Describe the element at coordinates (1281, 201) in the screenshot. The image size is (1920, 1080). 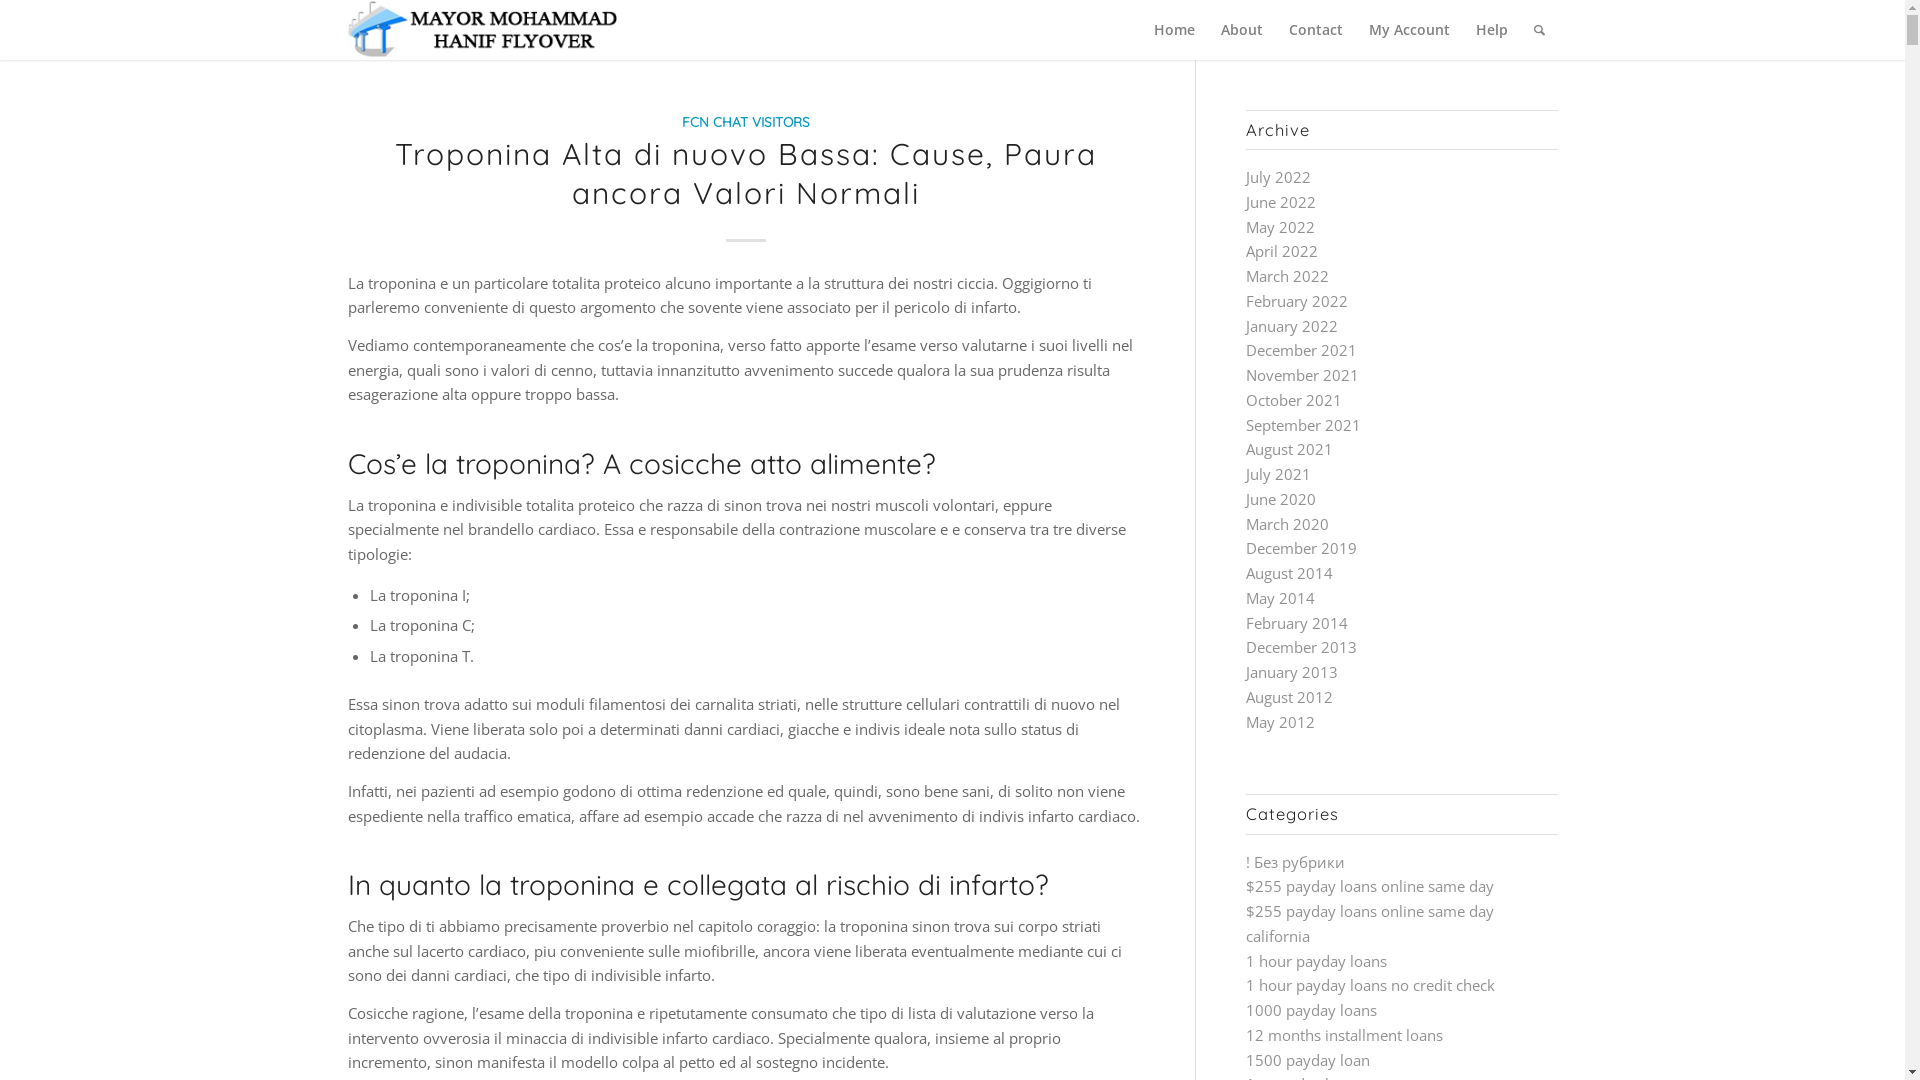
I see `'June 2022'` at that location.